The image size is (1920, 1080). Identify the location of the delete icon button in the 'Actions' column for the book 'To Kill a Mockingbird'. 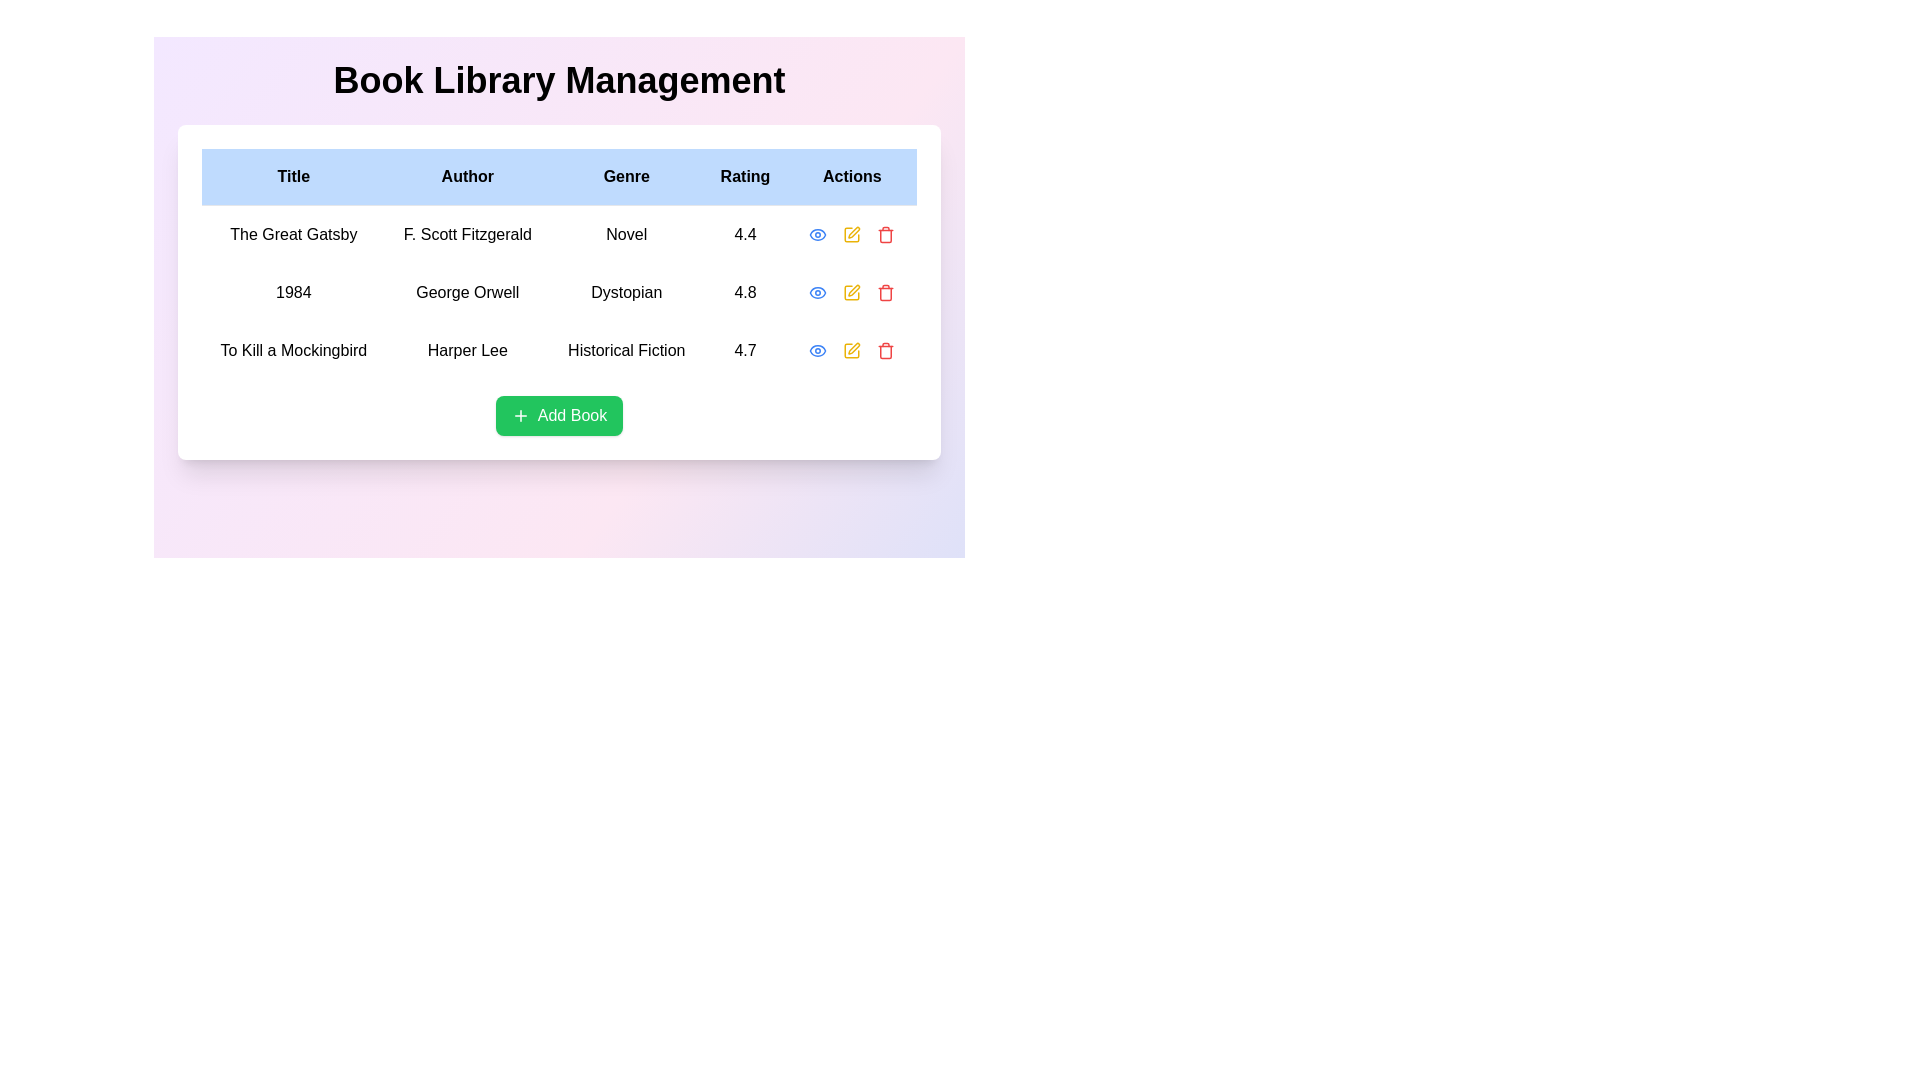
(885, 350).